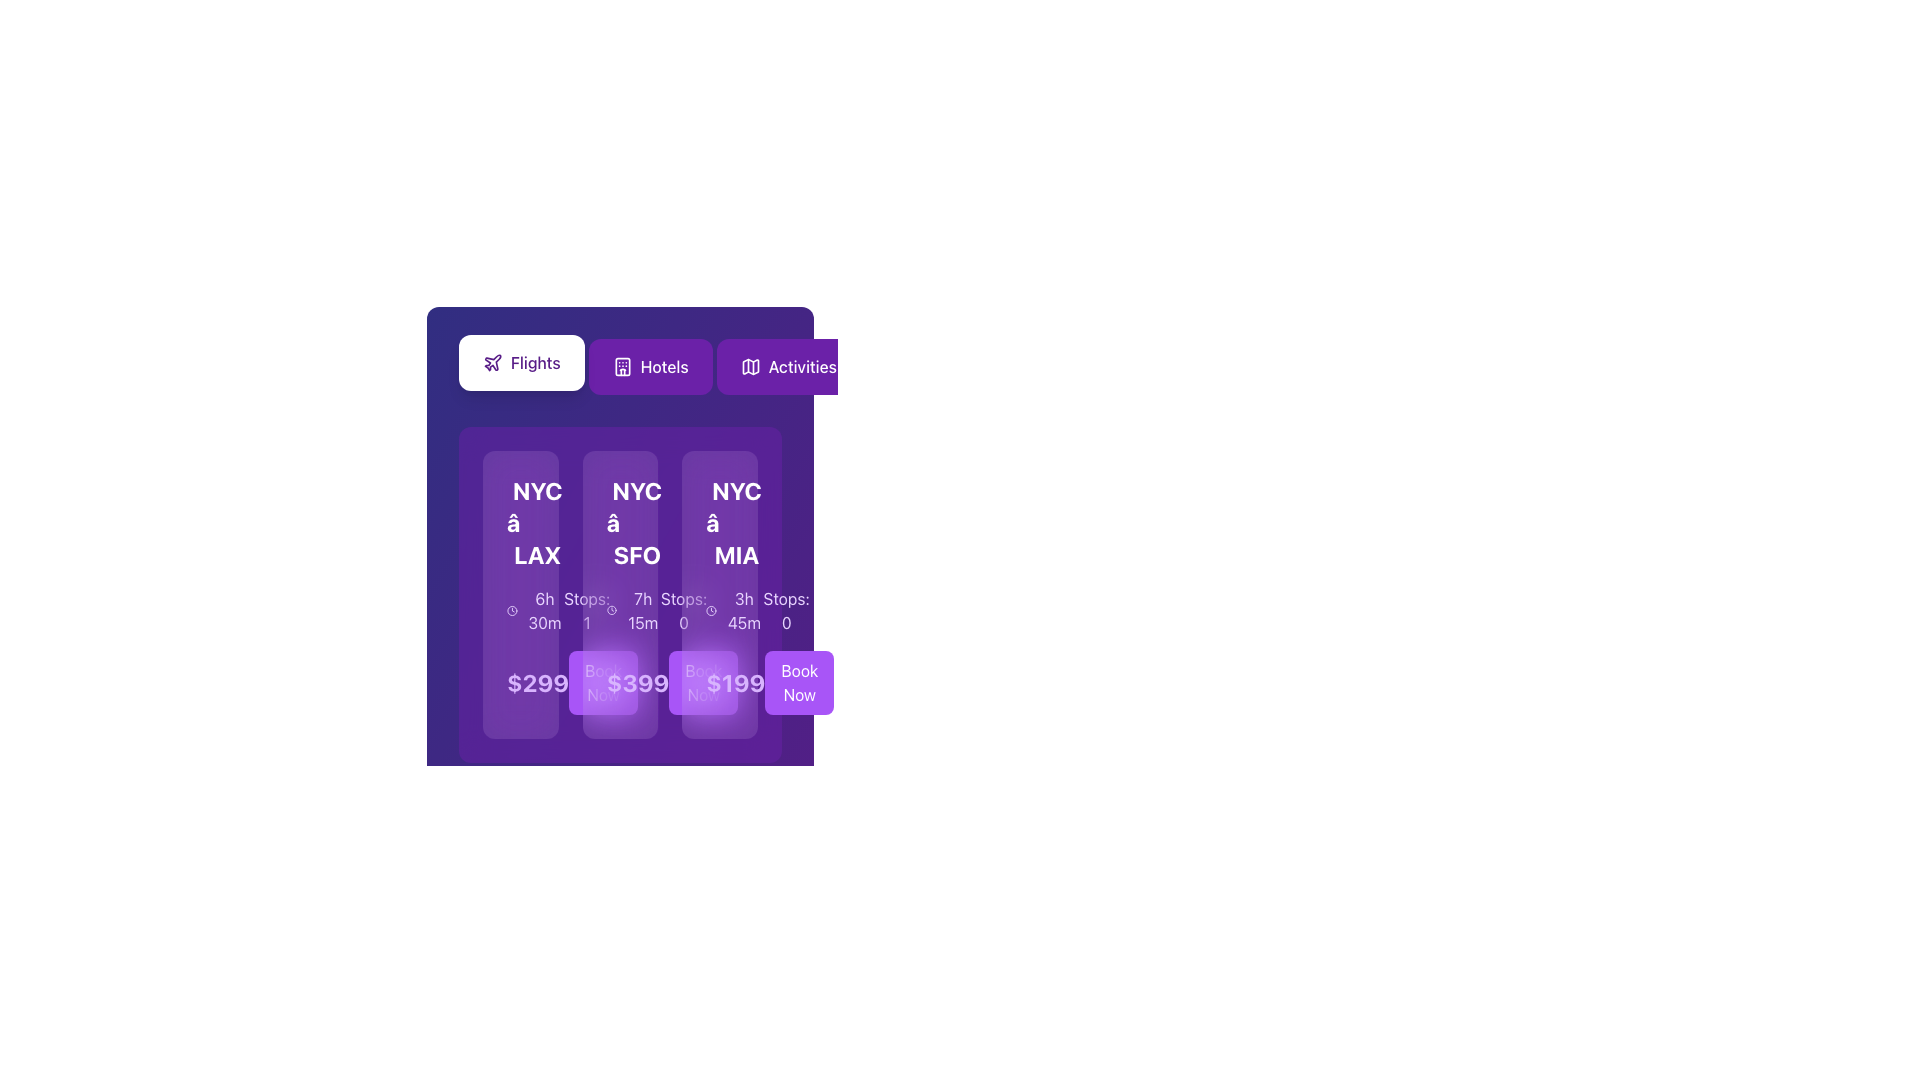  Describe the element at coordinates (619, 366) in the screenshot. I see `the 'Hotels' button, which is a compact button with white text on a purple background, located between the 'Flights' and 'Activities' buttons` at that location.